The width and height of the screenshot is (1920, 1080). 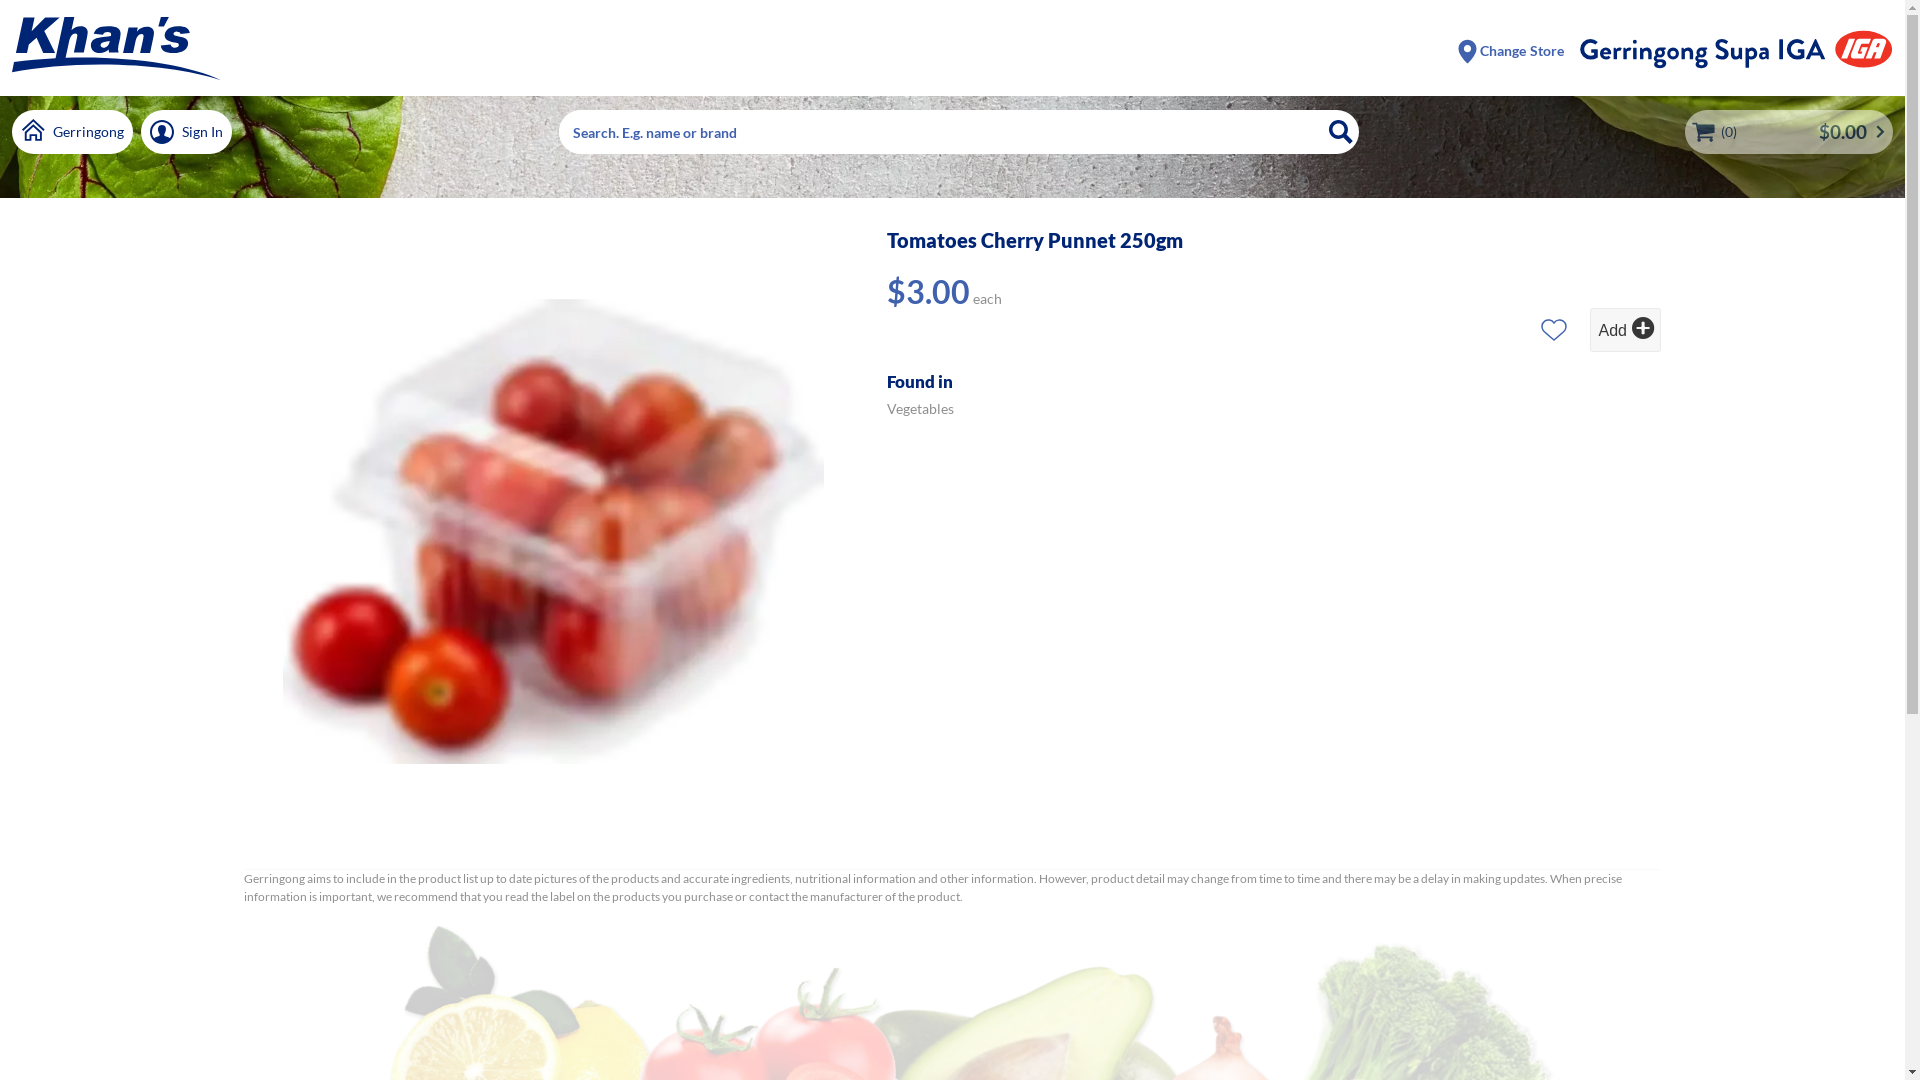 What do you see at coordinates (1339, 131) in the screenshot?
I see `'Search'` at bounding box center [1339, 131].